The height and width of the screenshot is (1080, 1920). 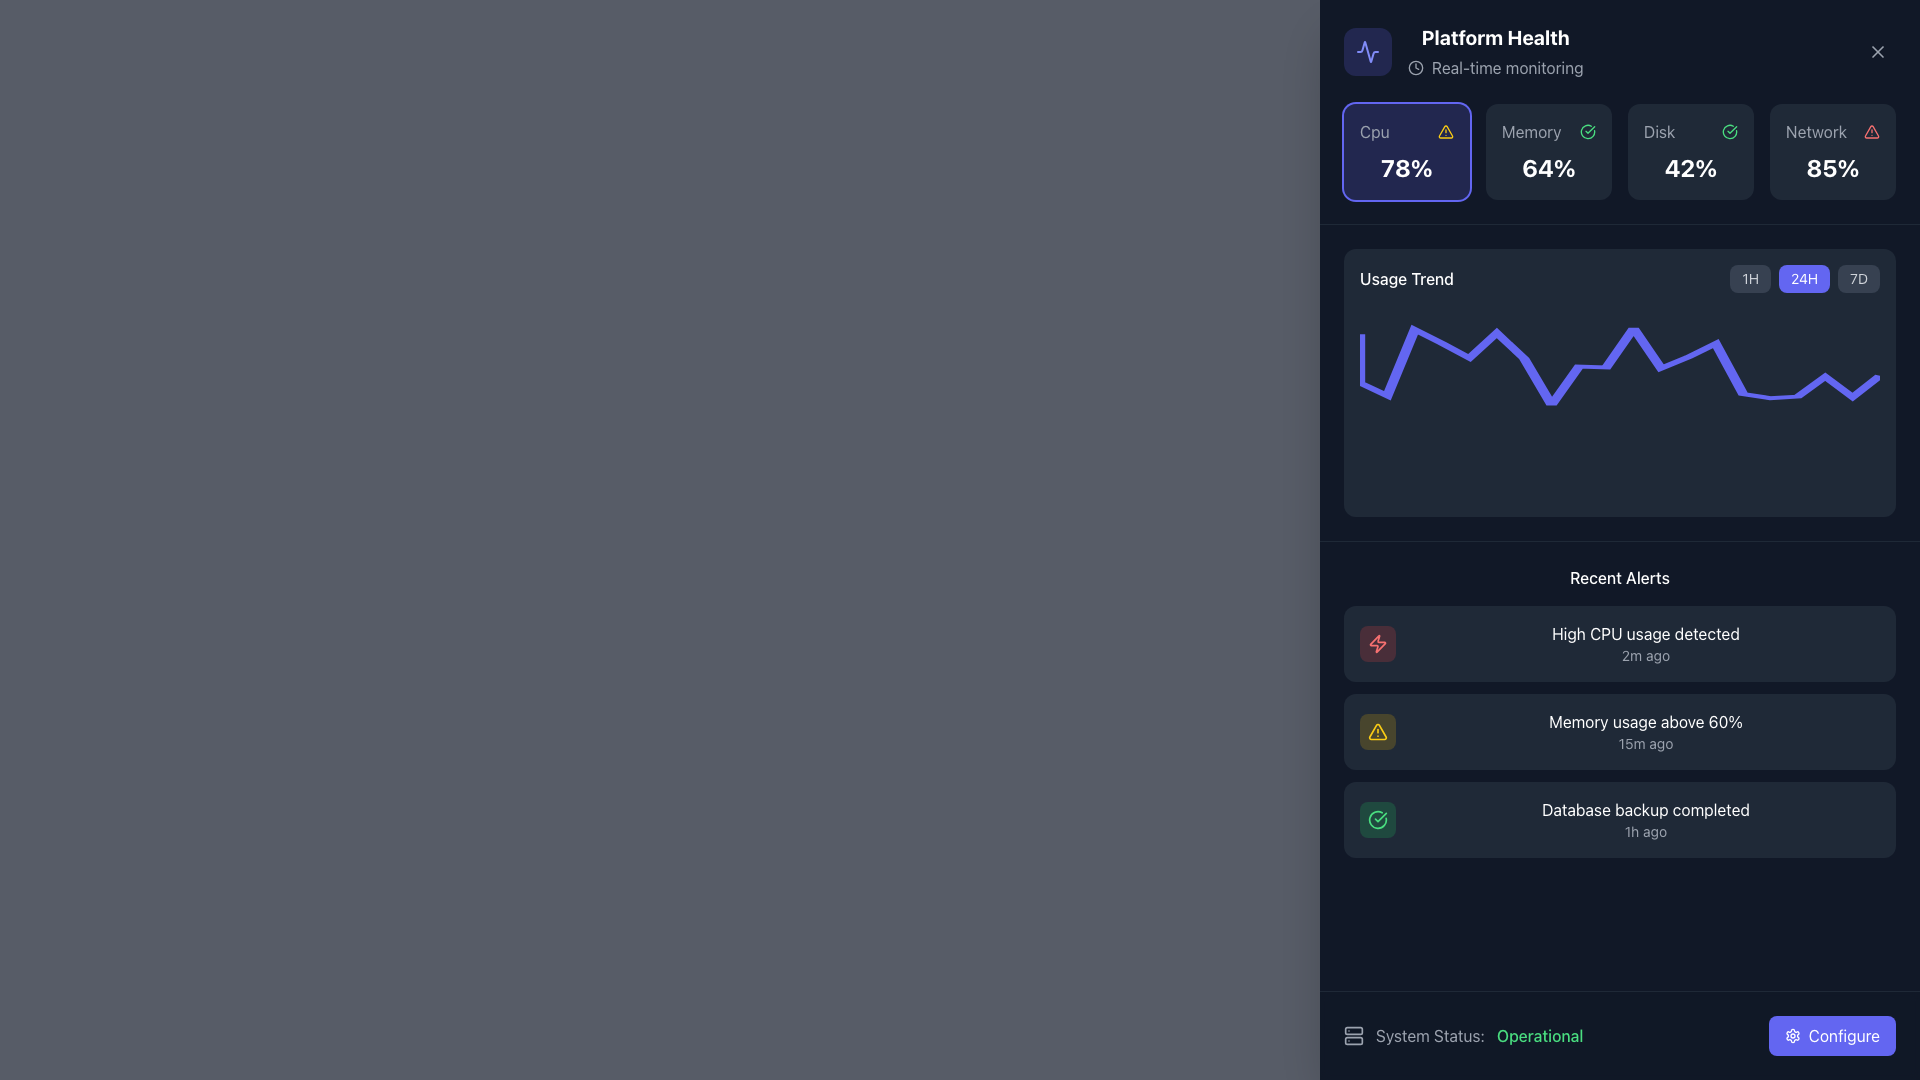 What do you see at coordinates (1367, 50) in the screenshot?
I see `the 'Platform Health' icon, which is represented by an oscillating wave-like design in the main sidebar section of the interface` at bounding box center [1367, 50].